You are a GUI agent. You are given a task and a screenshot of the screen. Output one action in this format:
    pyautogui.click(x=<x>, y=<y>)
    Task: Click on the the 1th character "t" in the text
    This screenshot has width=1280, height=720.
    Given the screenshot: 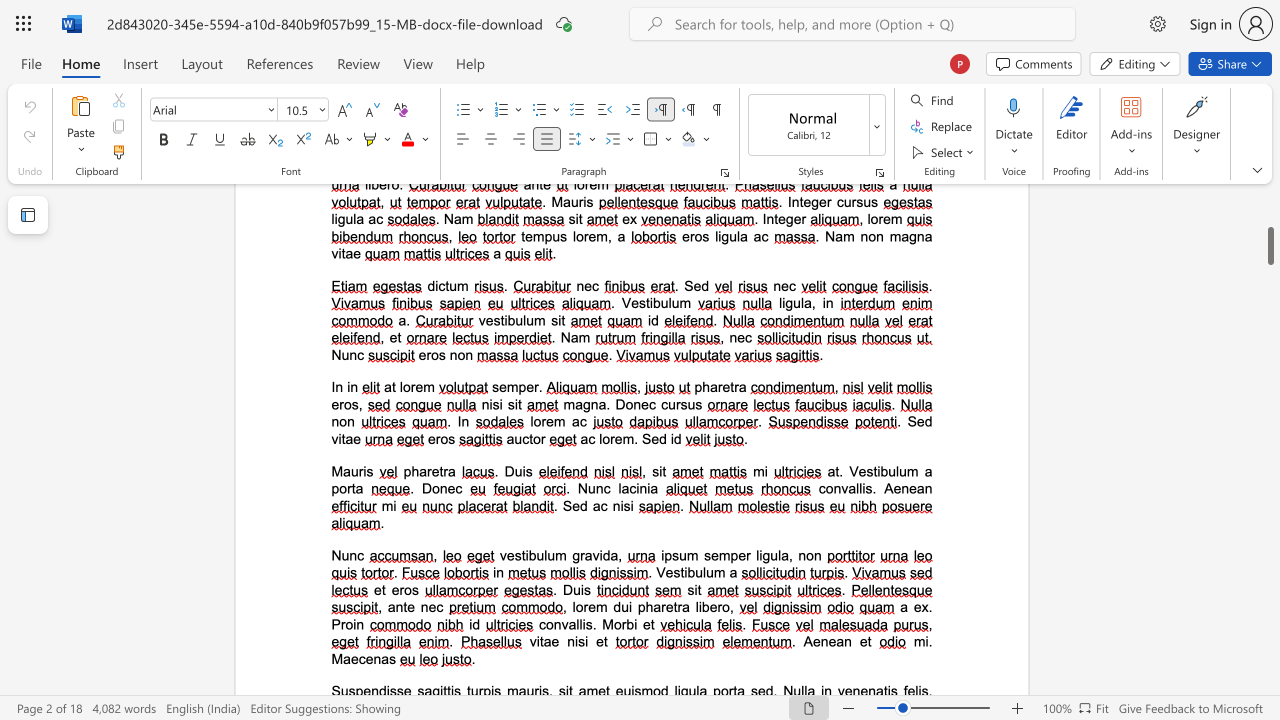 What is the action you would take?
    pyautogui.click(x=440, y=471)
    